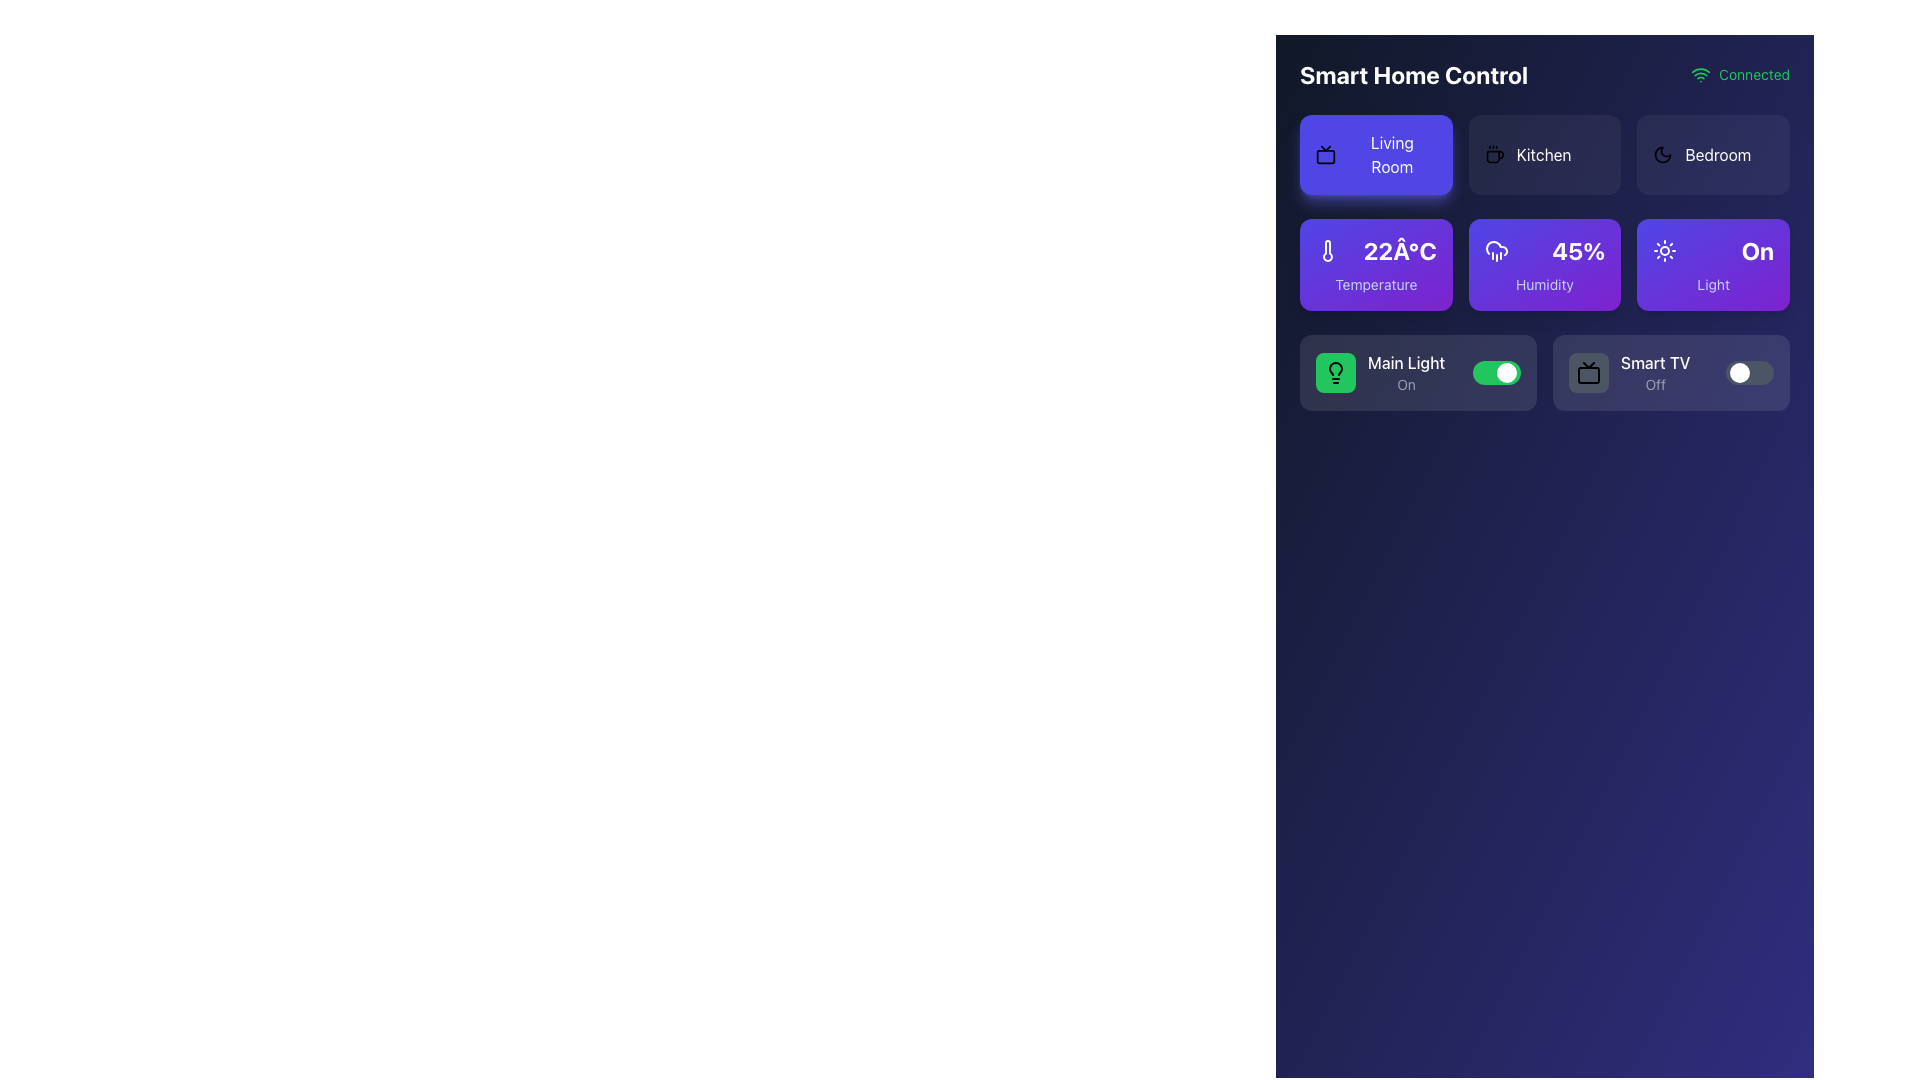  I want to click on displayed value of the bold numeric text label '45%' indicating humidity, which is prominently styled in white against a gradient purple background, so click(1544, 249).